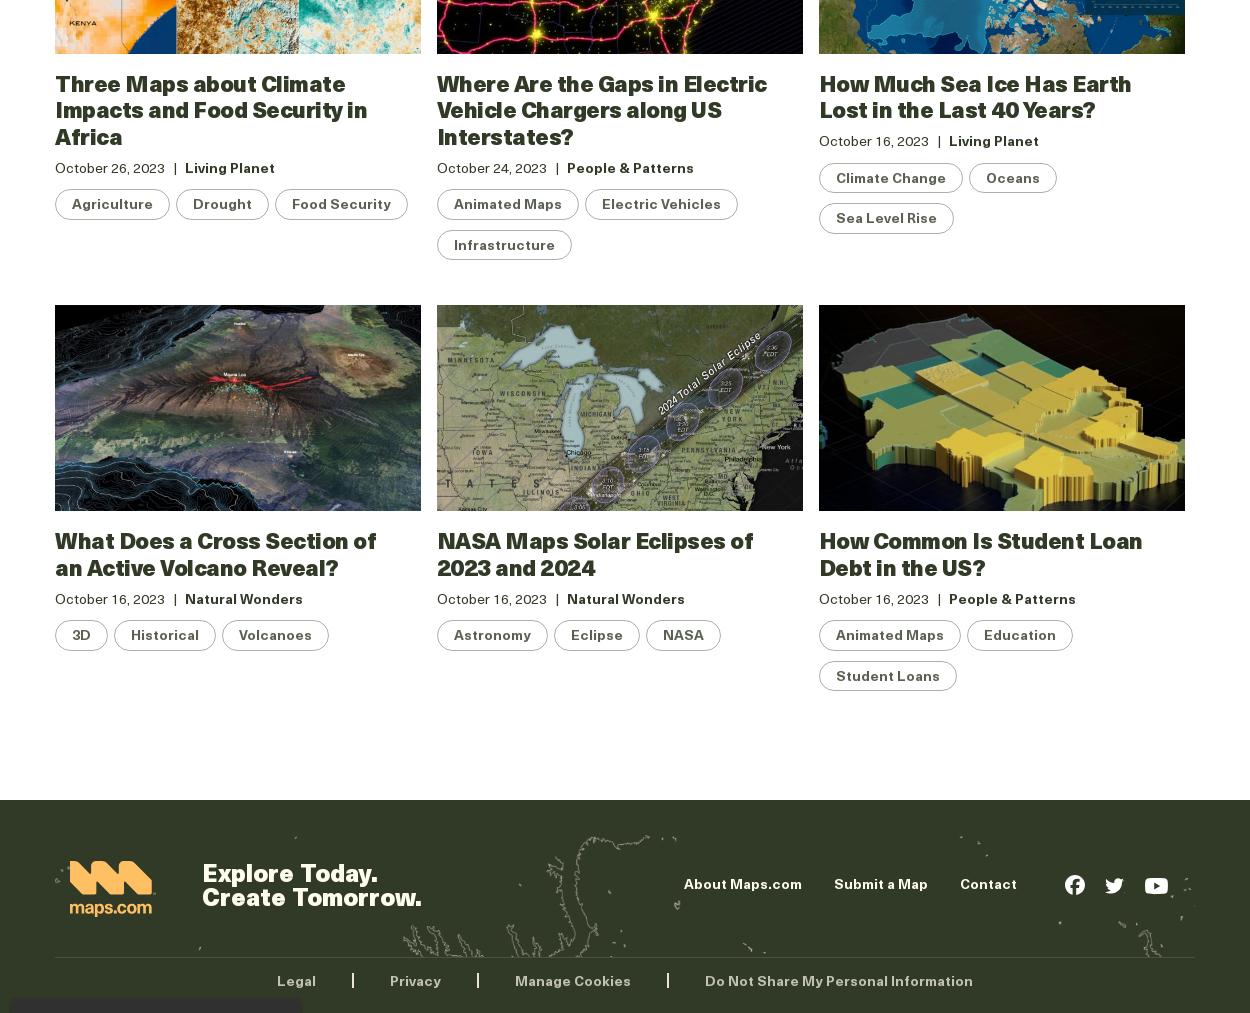 The width and height of the screenshot is (1250, 1013). I want to click on 'October 26, 2023', so click(109, 166).